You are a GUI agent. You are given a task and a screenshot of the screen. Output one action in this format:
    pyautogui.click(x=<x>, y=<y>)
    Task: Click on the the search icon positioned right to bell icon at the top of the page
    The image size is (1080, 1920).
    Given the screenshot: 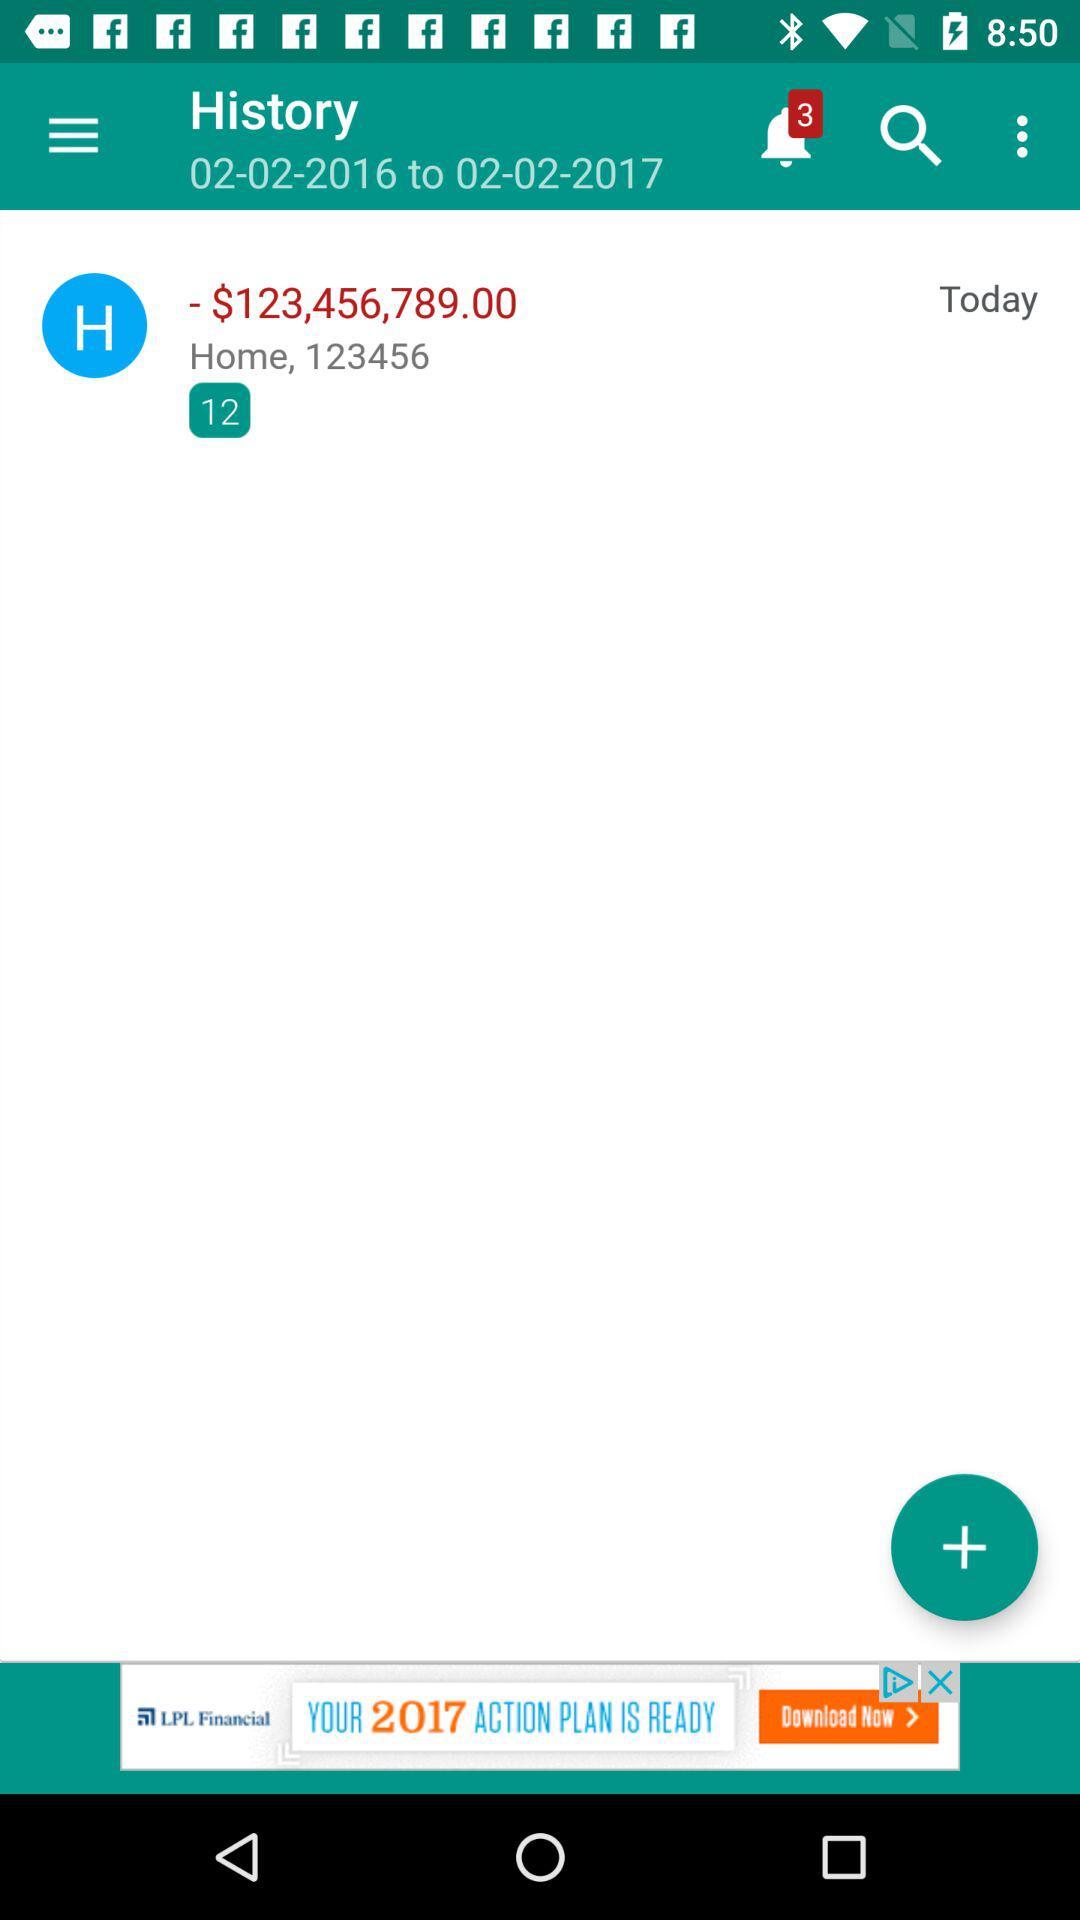 What is the action you would take?
    pyautogui.click(x=911, y=136)
    